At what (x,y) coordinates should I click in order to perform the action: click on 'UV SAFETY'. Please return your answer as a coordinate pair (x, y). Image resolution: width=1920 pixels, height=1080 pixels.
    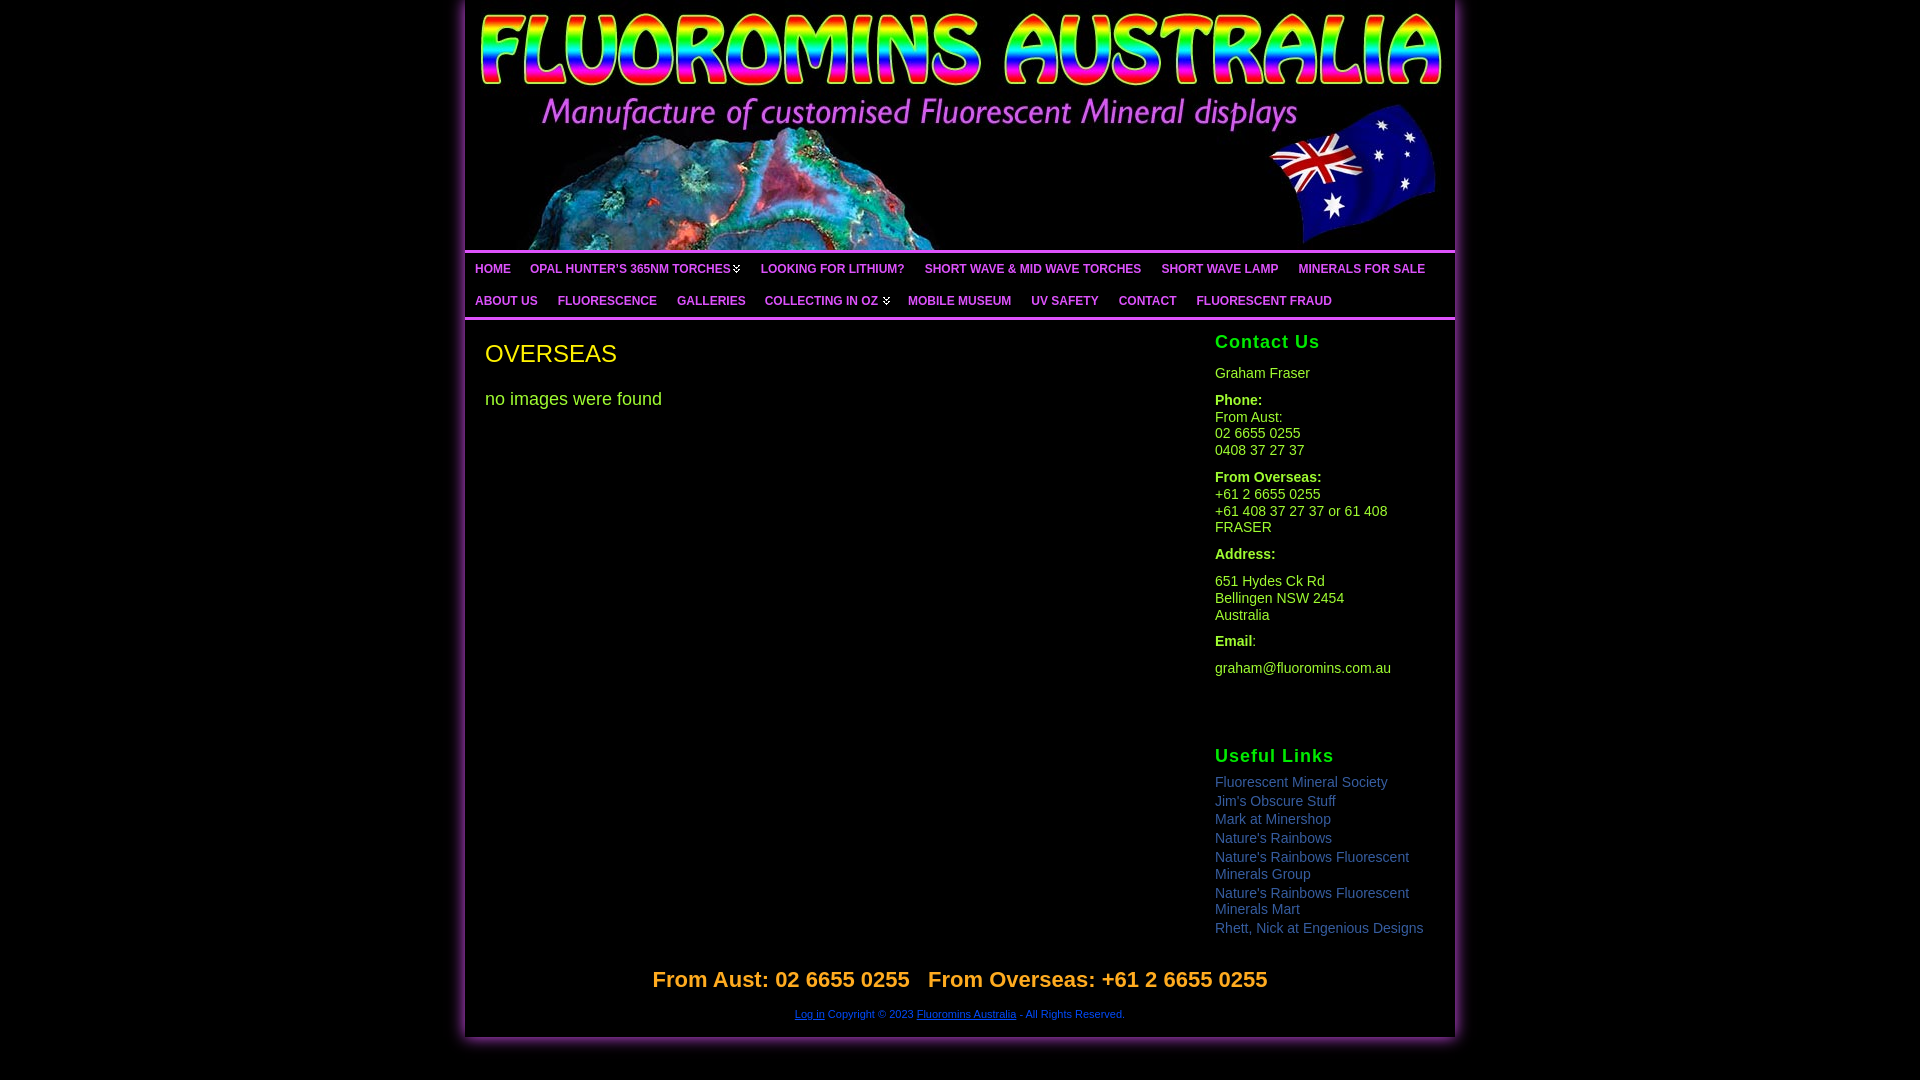
    Looking at the image, I should click on (1021, 300).